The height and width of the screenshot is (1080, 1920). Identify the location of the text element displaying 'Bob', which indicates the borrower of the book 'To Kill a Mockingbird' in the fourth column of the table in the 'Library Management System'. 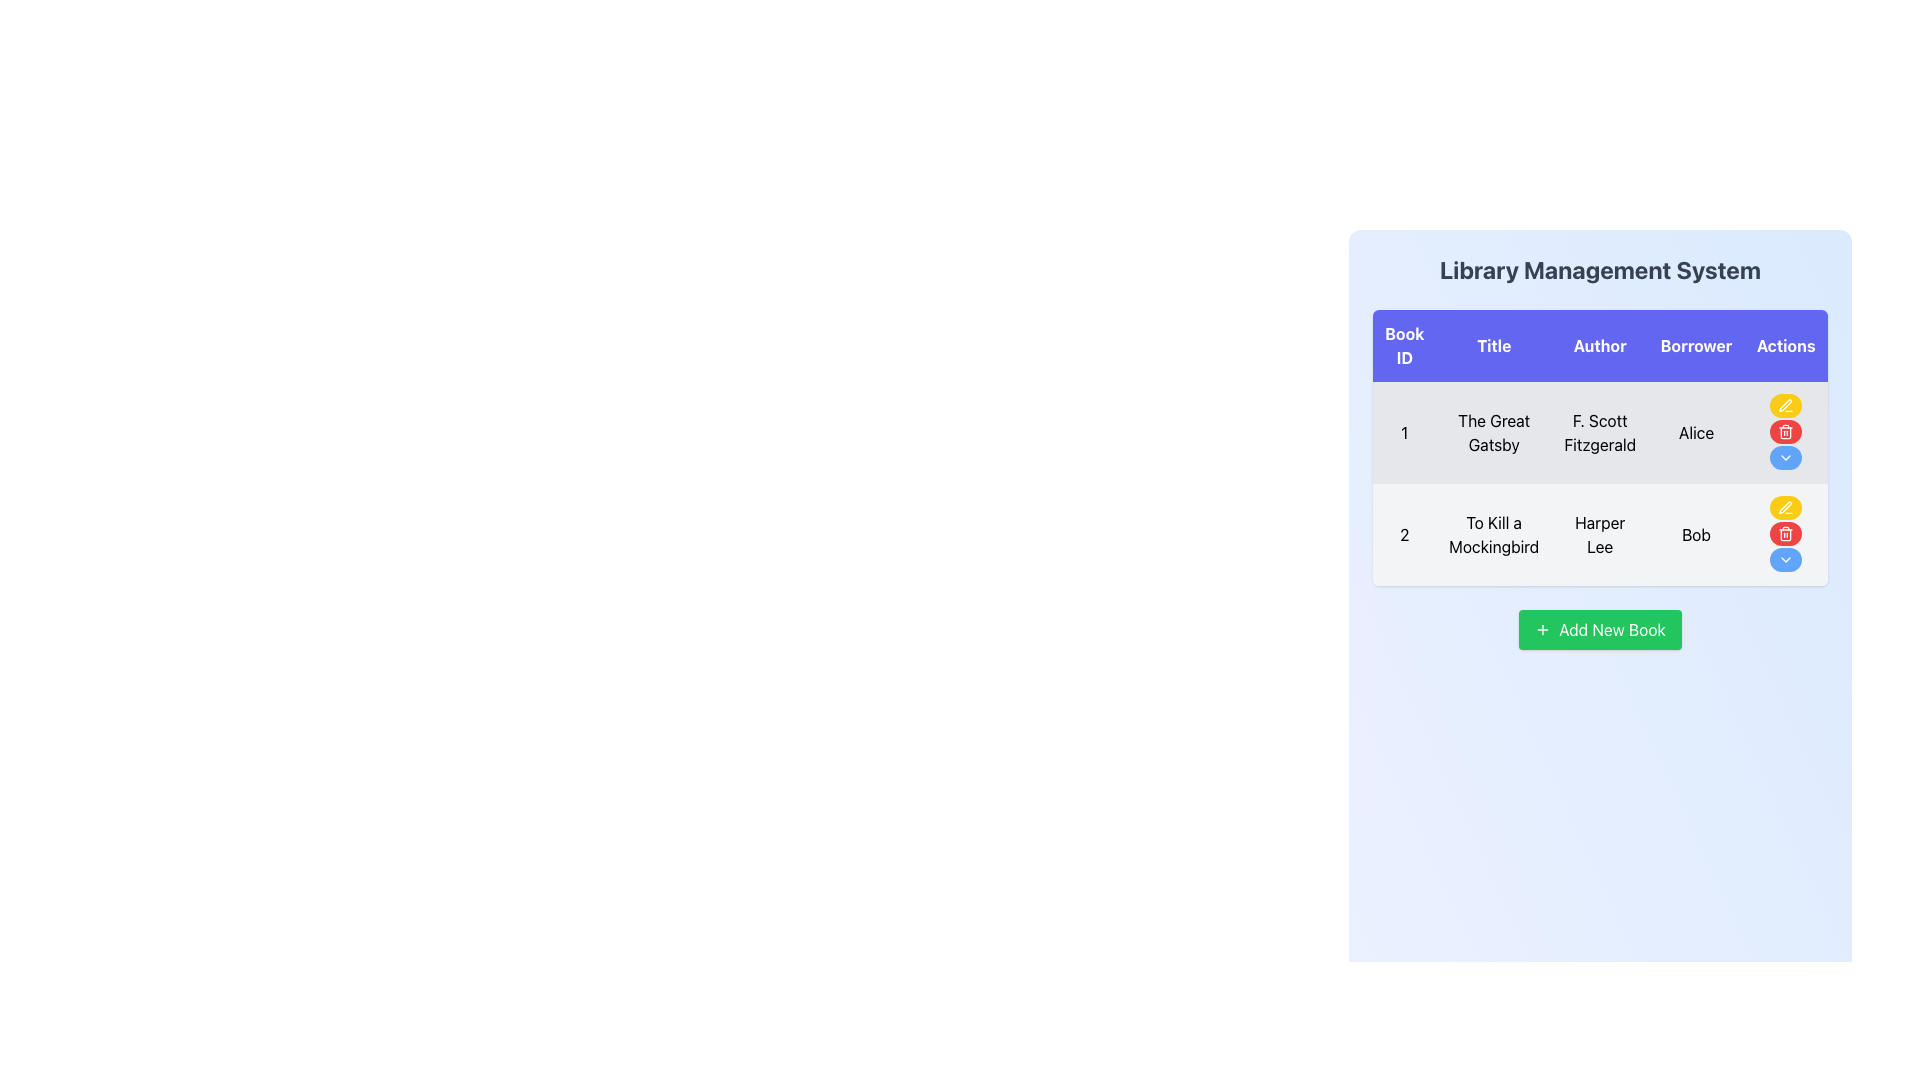
(1695, 534).